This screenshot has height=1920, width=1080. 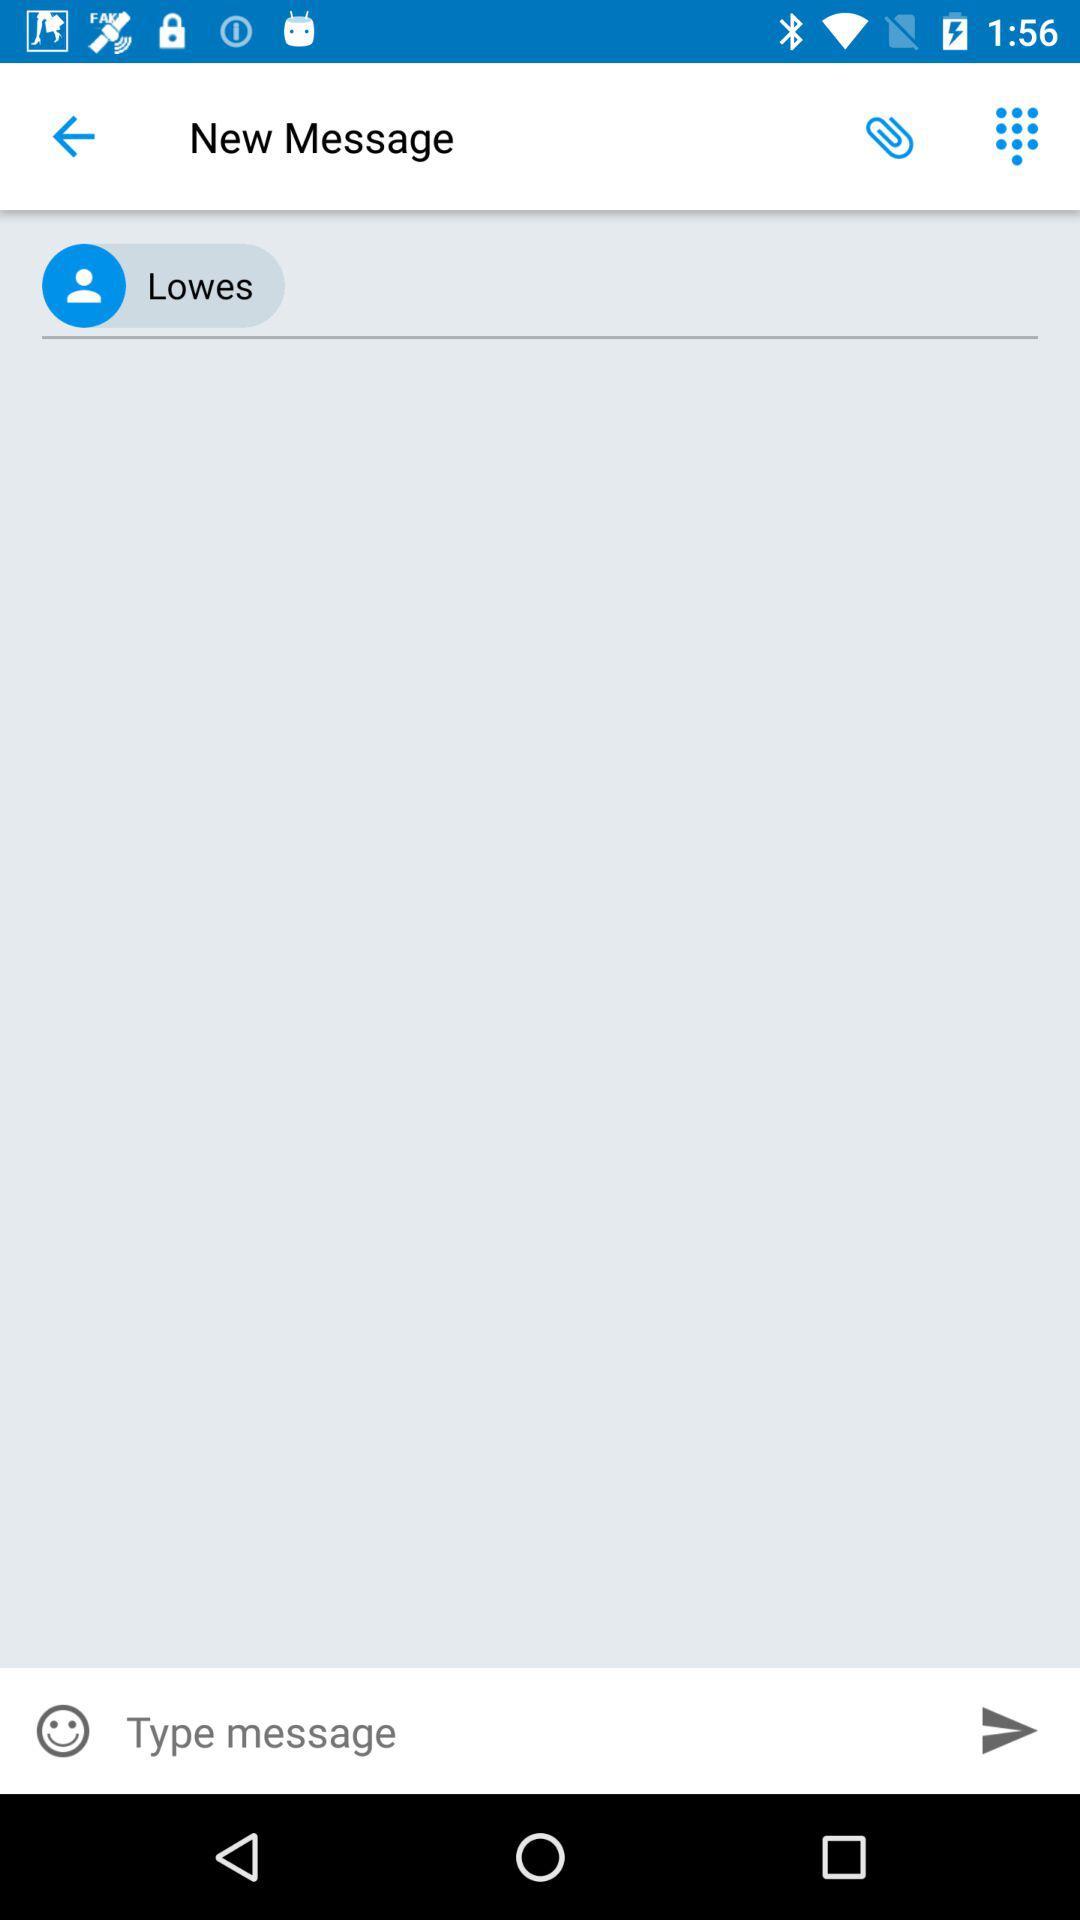 What do you see at coordinates (540, 285) in the screenshot?
I see `the (415) 486-8611,  icon` at bounding box center [540, 285].